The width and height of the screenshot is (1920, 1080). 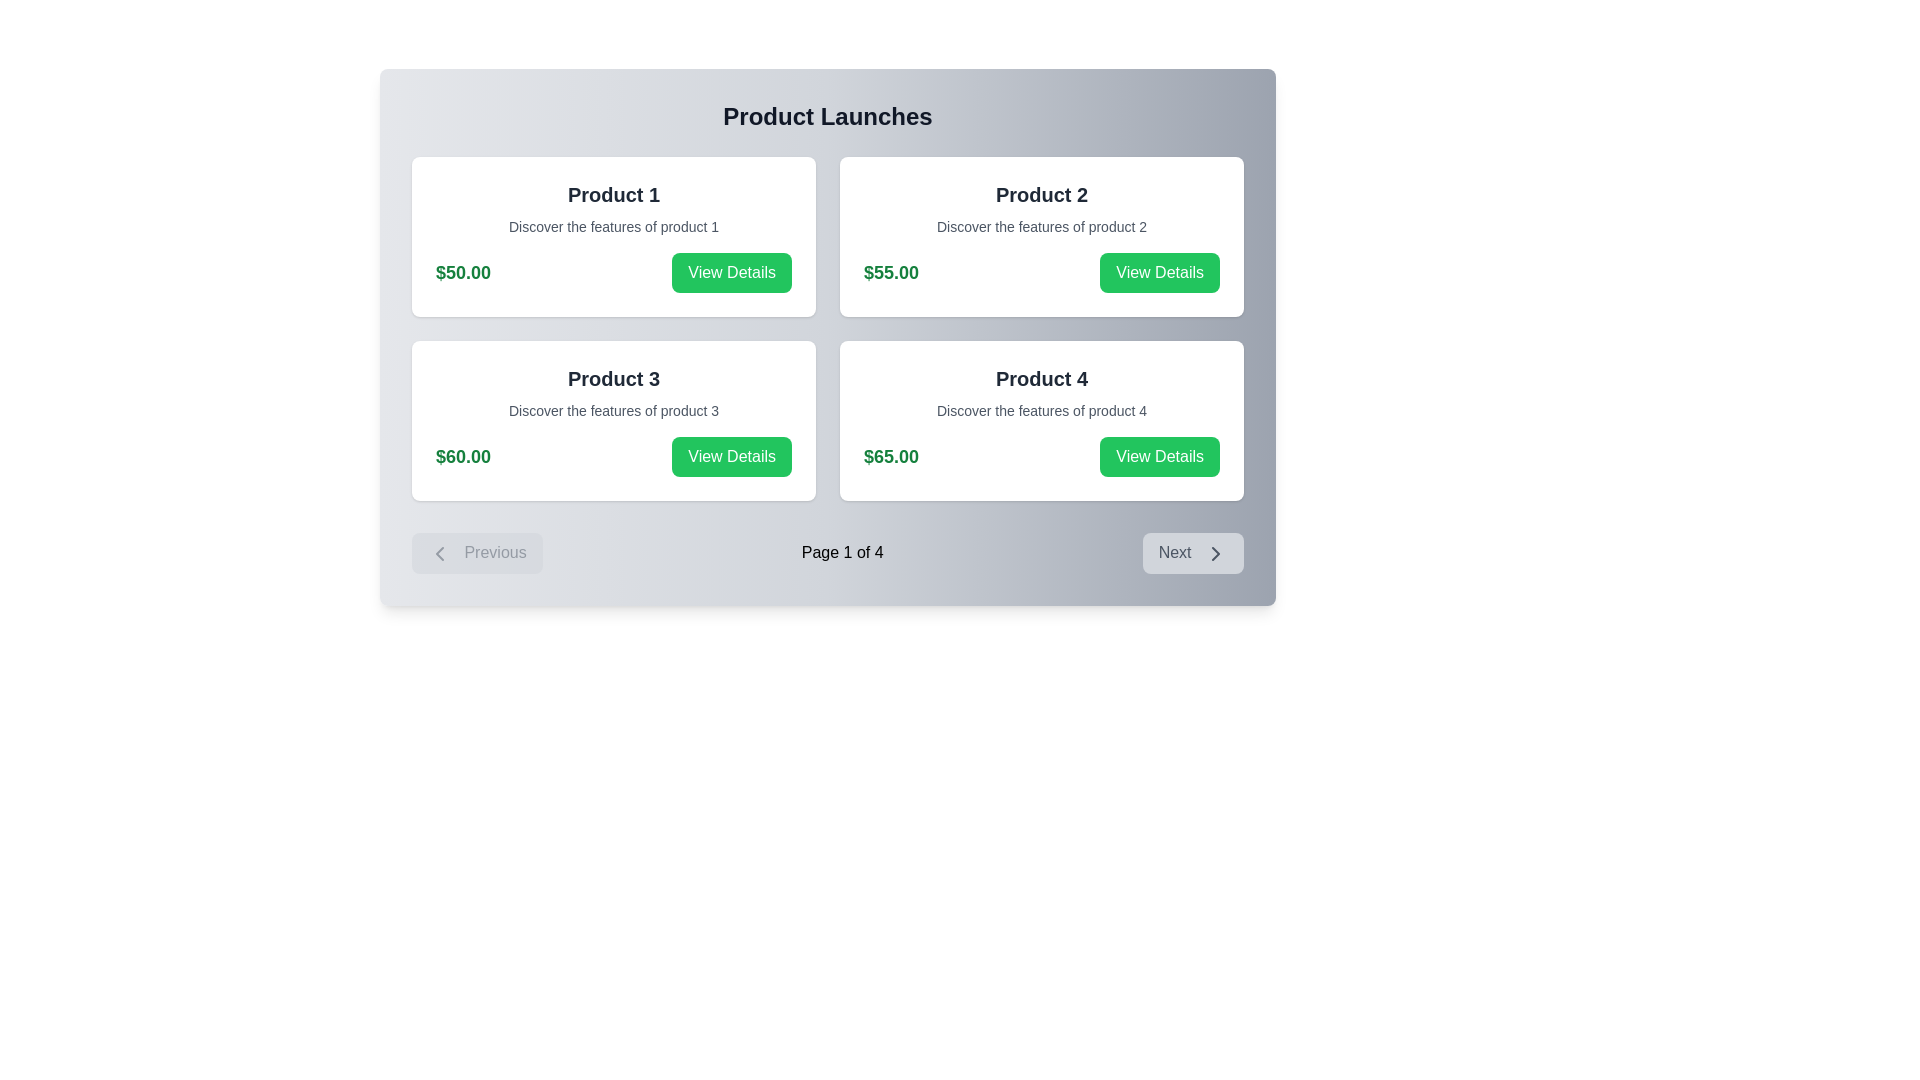 I want to click on bold green text label displaying the amount '$65.00' located in the 'Product 4' section, aligned to the left of the 'View Details' button, so click(x=890, y=456).